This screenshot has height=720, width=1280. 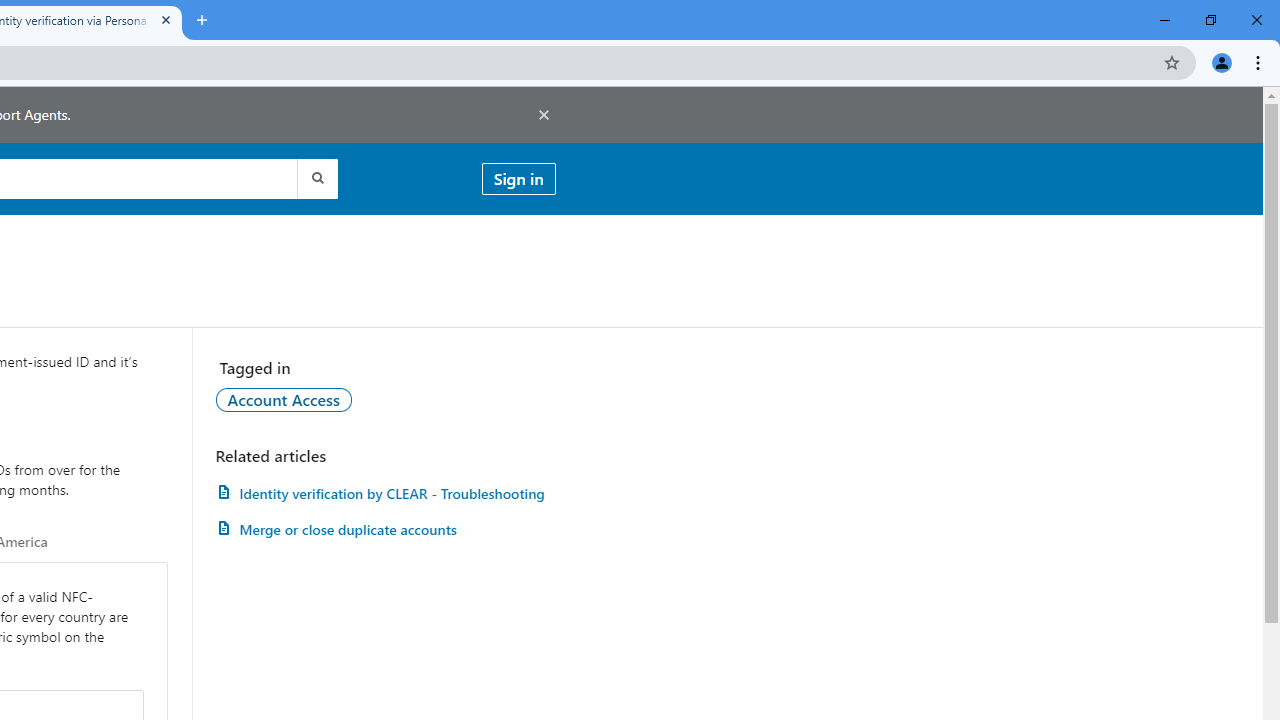 What do you see at coordinates (385, 493) in the screenshot?
I see `'Identity verification by CLEAR - Troubleshooting'` at bounding box center [385, 493].